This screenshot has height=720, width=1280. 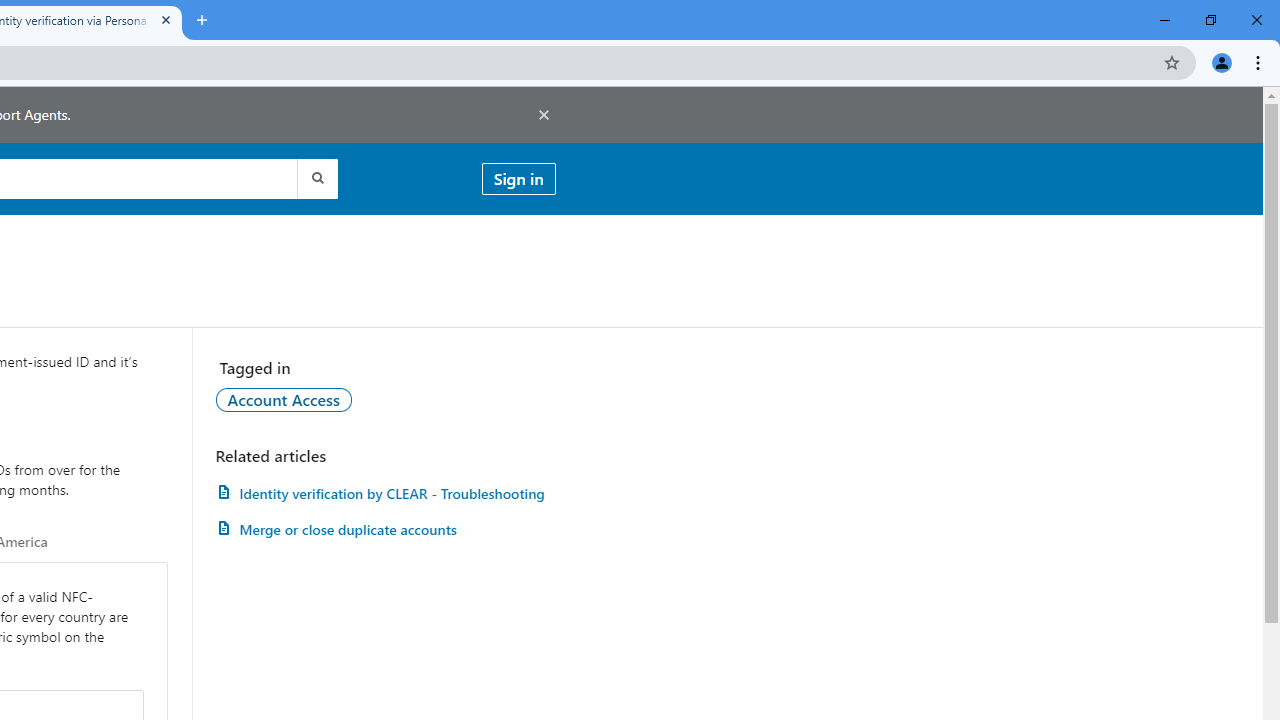 What do you see at coordinates (385, 493) in the screenshot?
I see `'Identity verification by CLEAR - Troubleshooting'` at bounding box center [385, 493].